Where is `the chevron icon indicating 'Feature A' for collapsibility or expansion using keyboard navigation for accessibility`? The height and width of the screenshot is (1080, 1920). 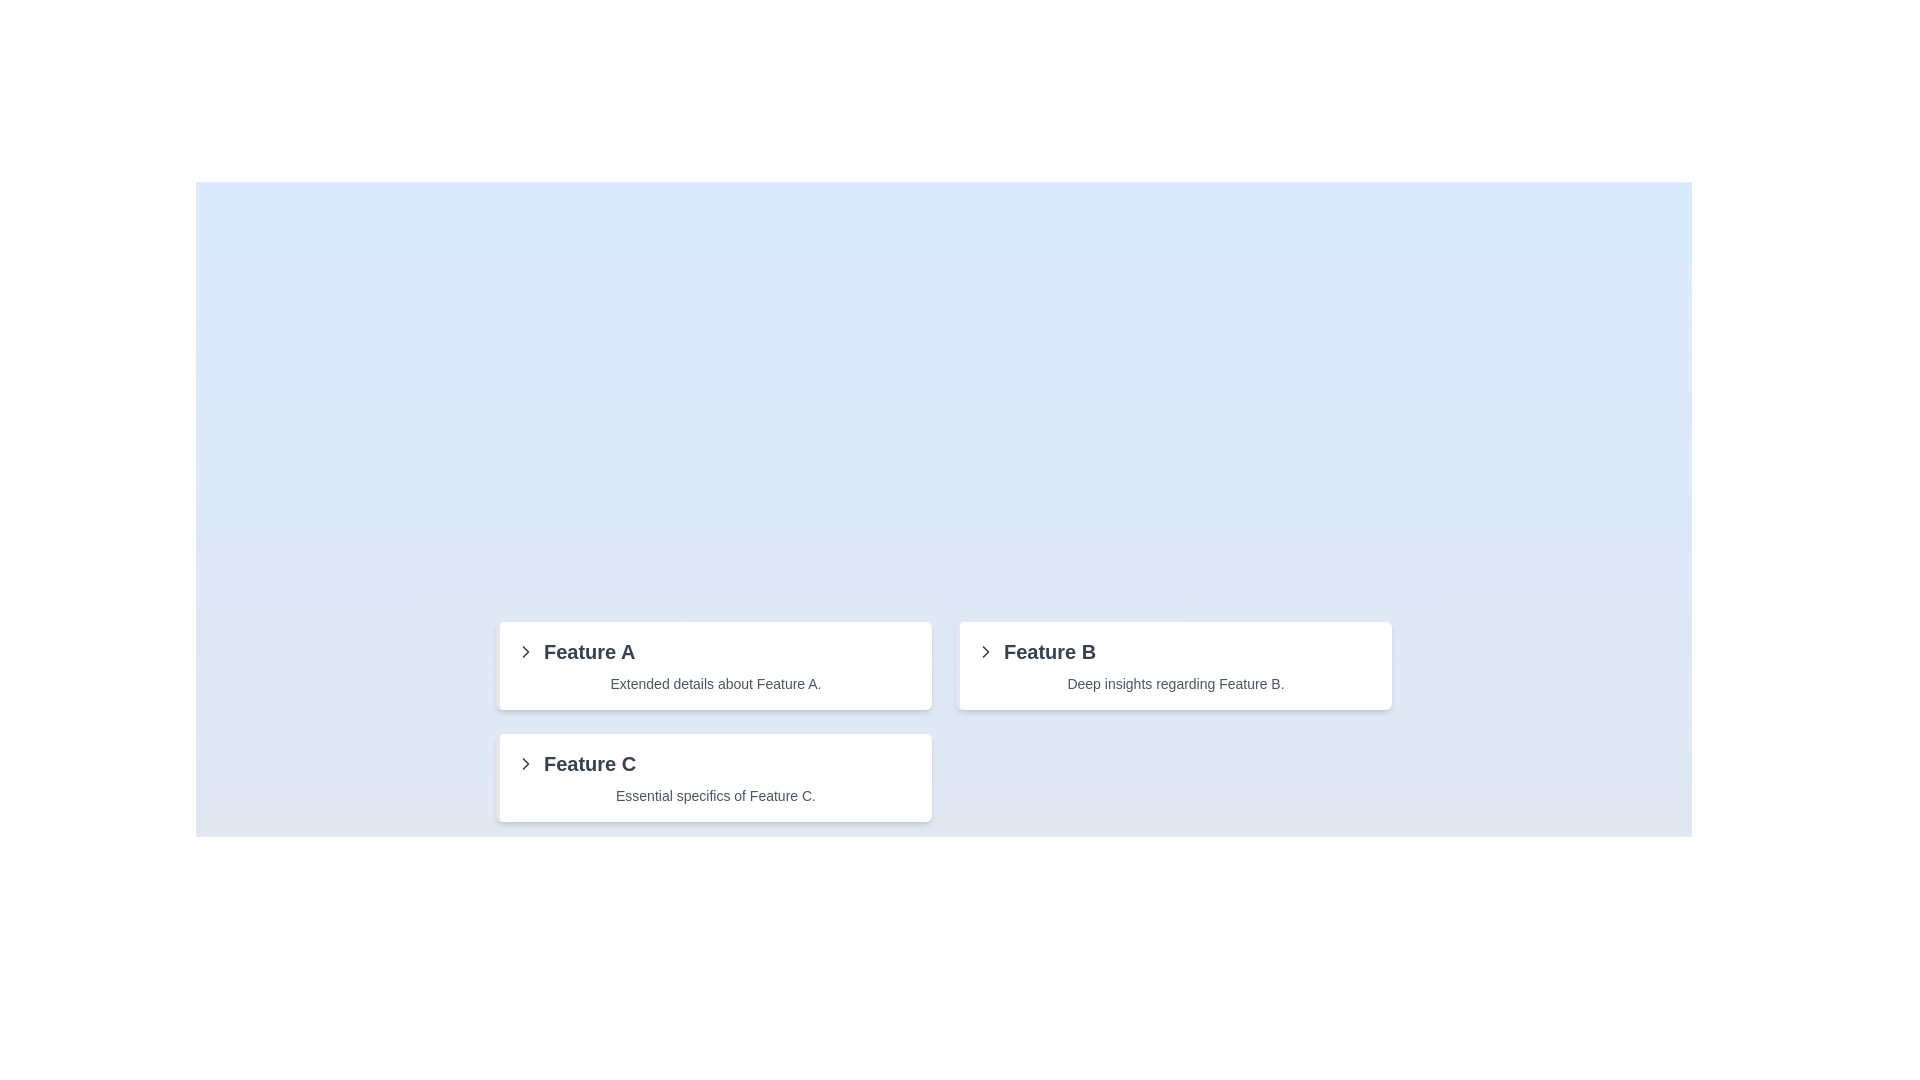
the chevron icon indicating 'Feature A' for collapsibility or expansion using keyboard navigation for accessibility is located at coordinates (526, 651).